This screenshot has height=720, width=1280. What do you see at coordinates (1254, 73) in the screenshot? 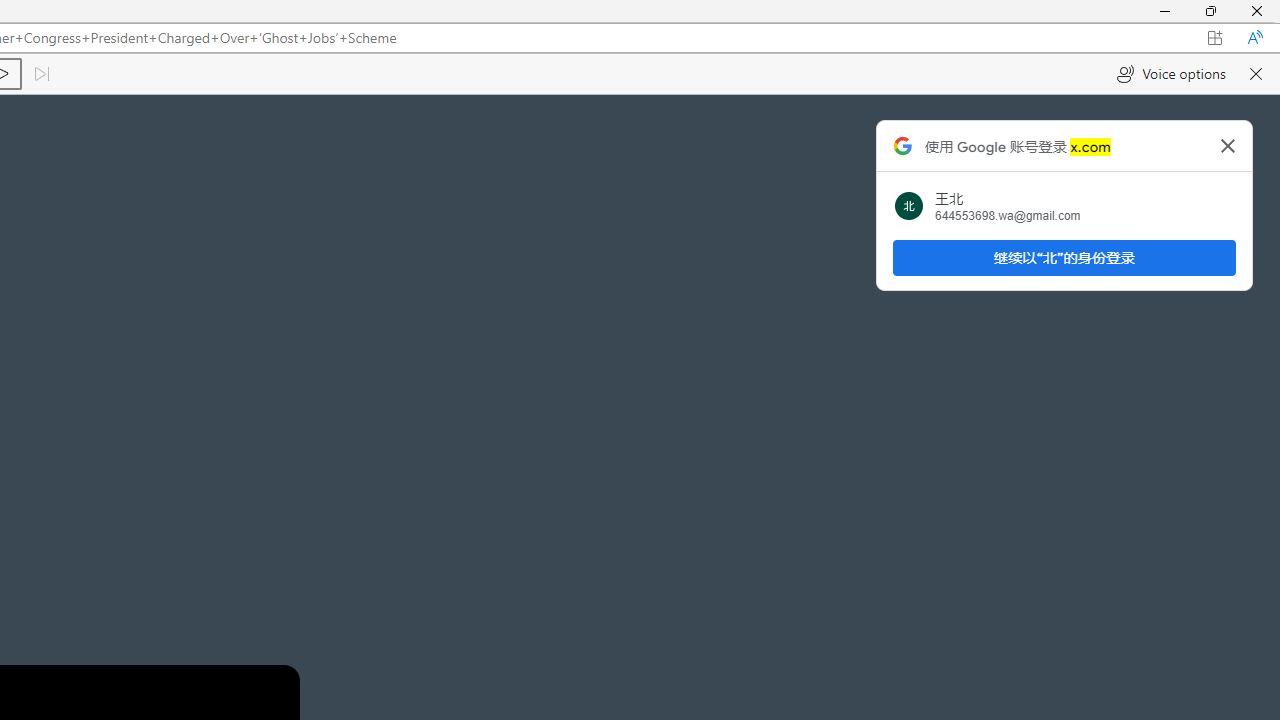
I see `'Close read aloud'` at bounding box center [1254, 73].